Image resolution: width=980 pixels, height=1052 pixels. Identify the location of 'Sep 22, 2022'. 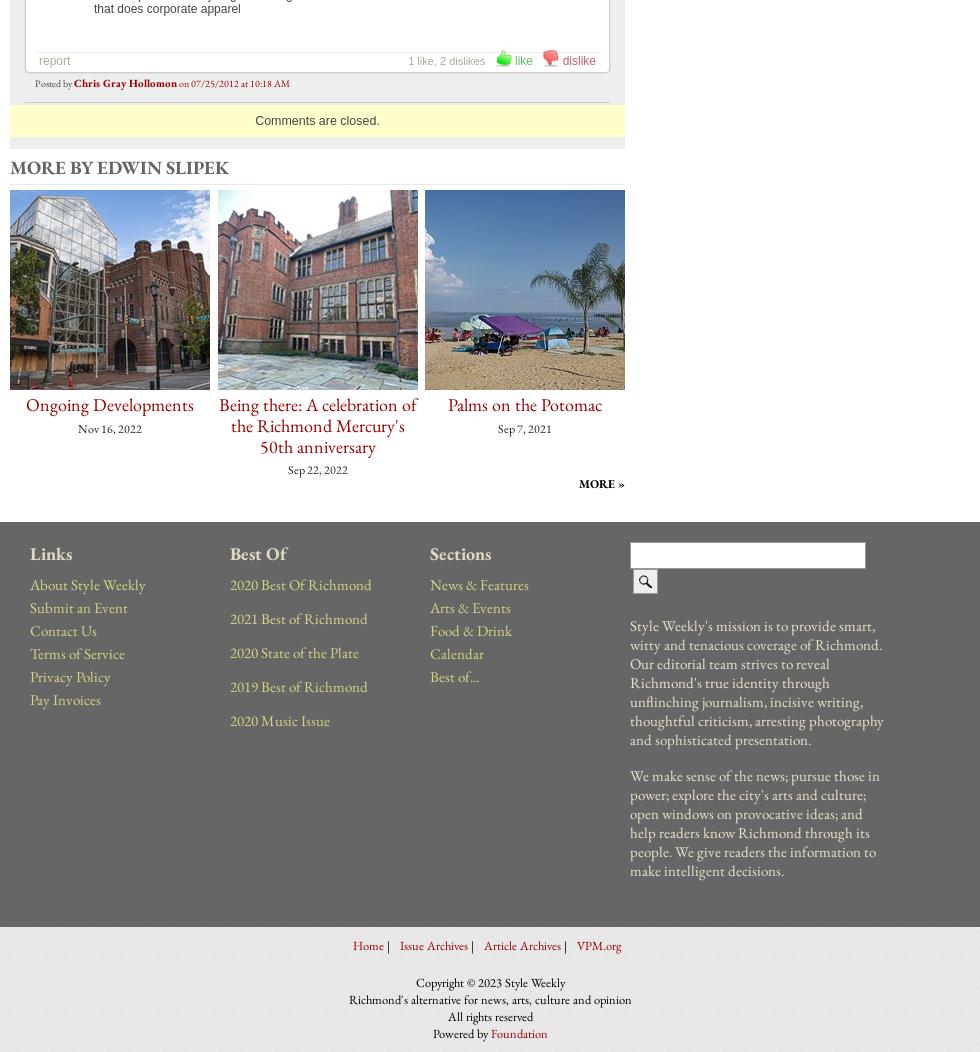
(317, 470).